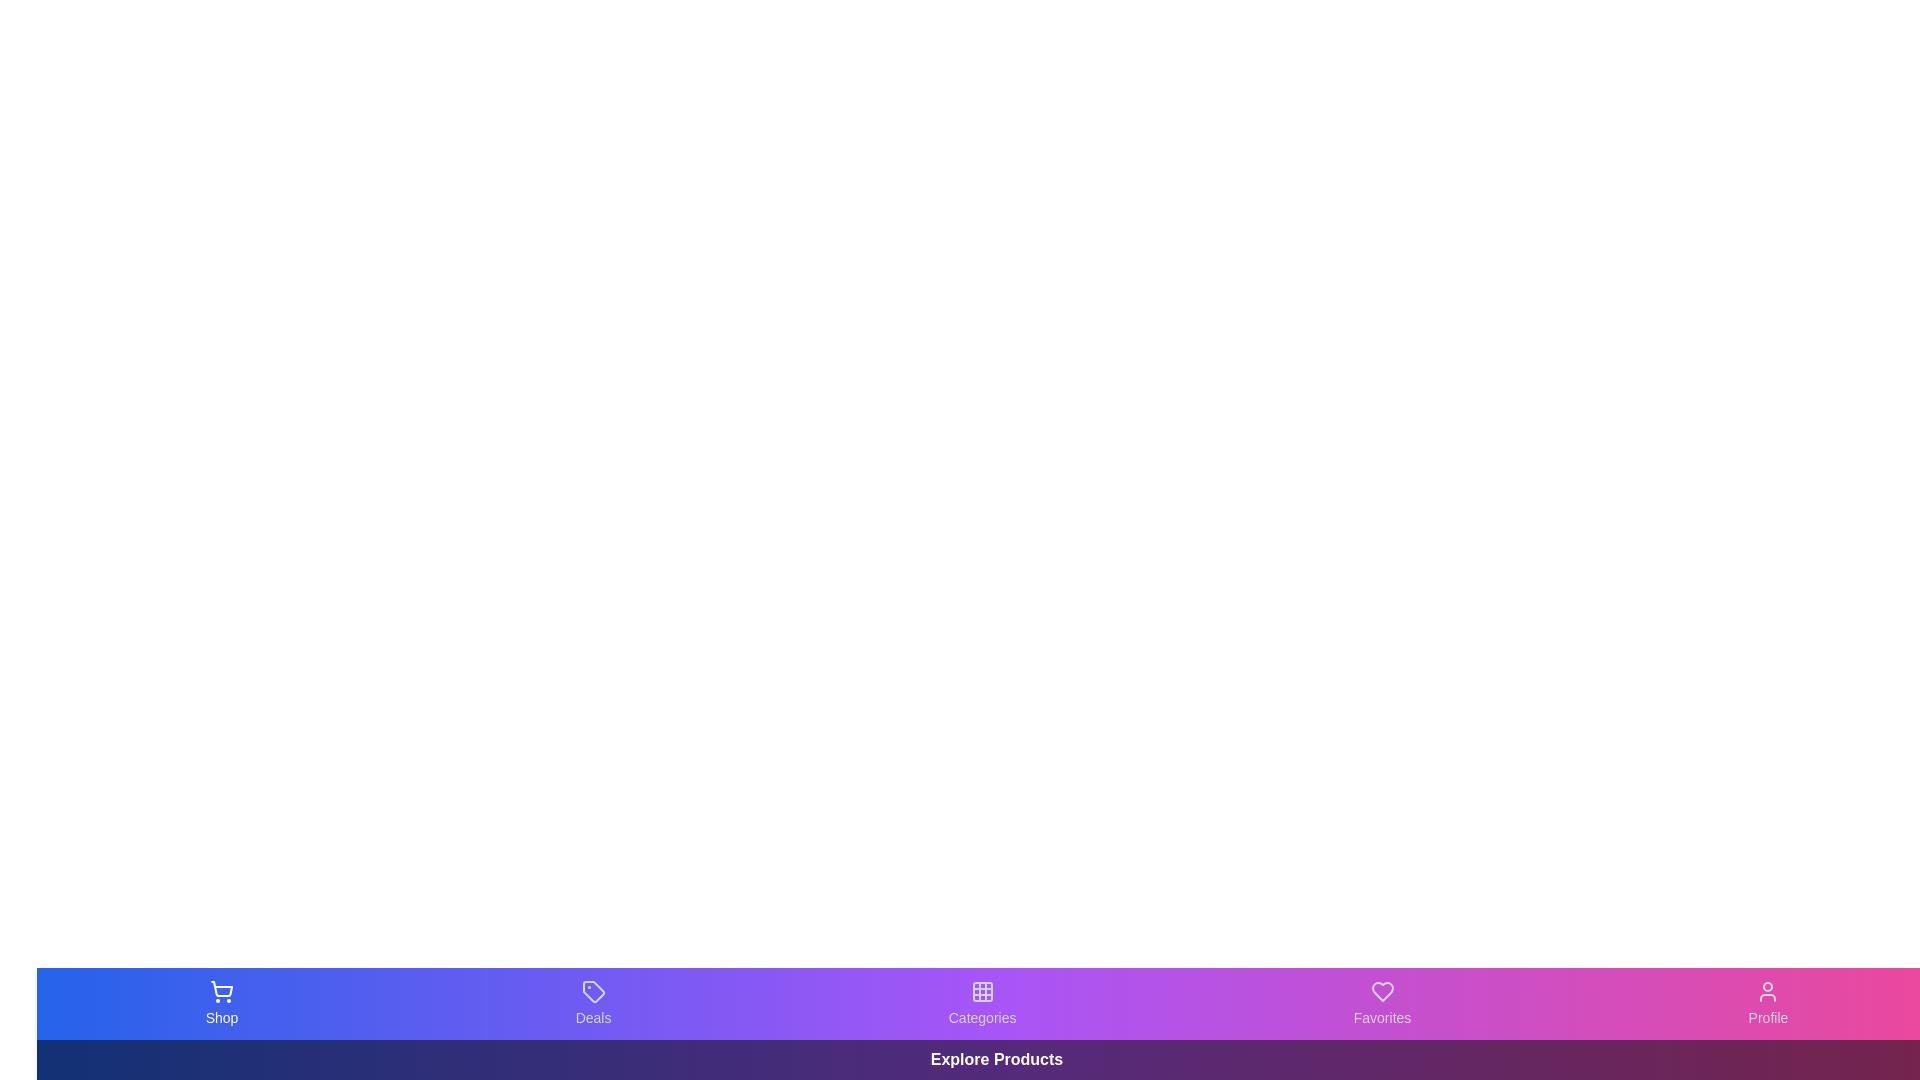  Describe the element at coordinates (1768, 1003) in the screenshot. I see `the Profile tab in the bottom navigation bar` at that location.